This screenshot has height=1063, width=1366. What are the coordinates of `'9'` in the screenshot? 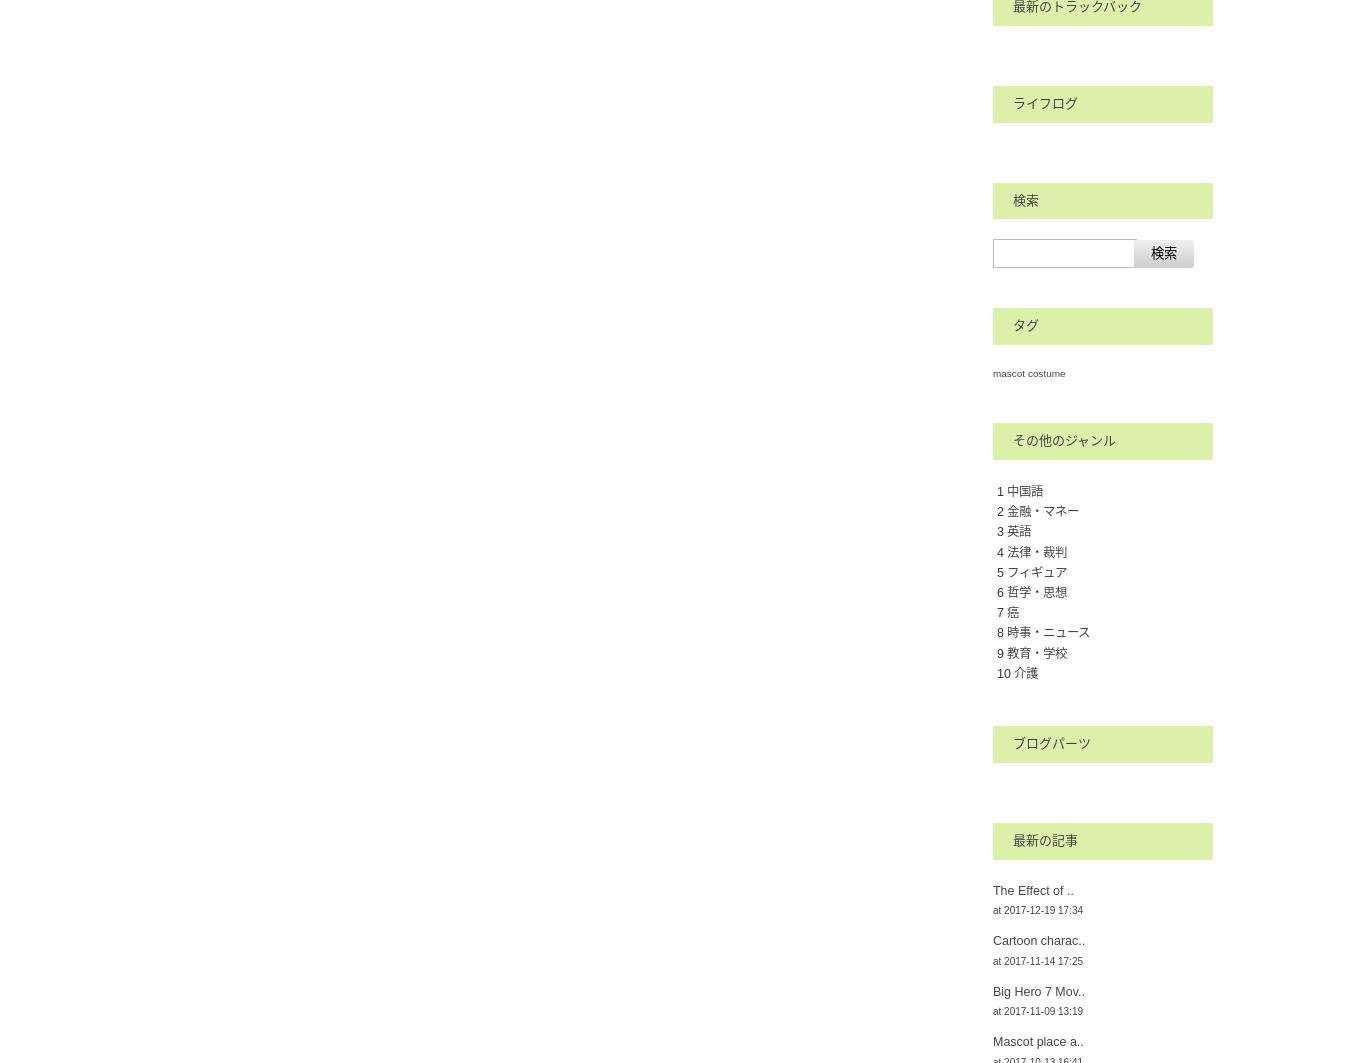 It's located at (1001, 652).